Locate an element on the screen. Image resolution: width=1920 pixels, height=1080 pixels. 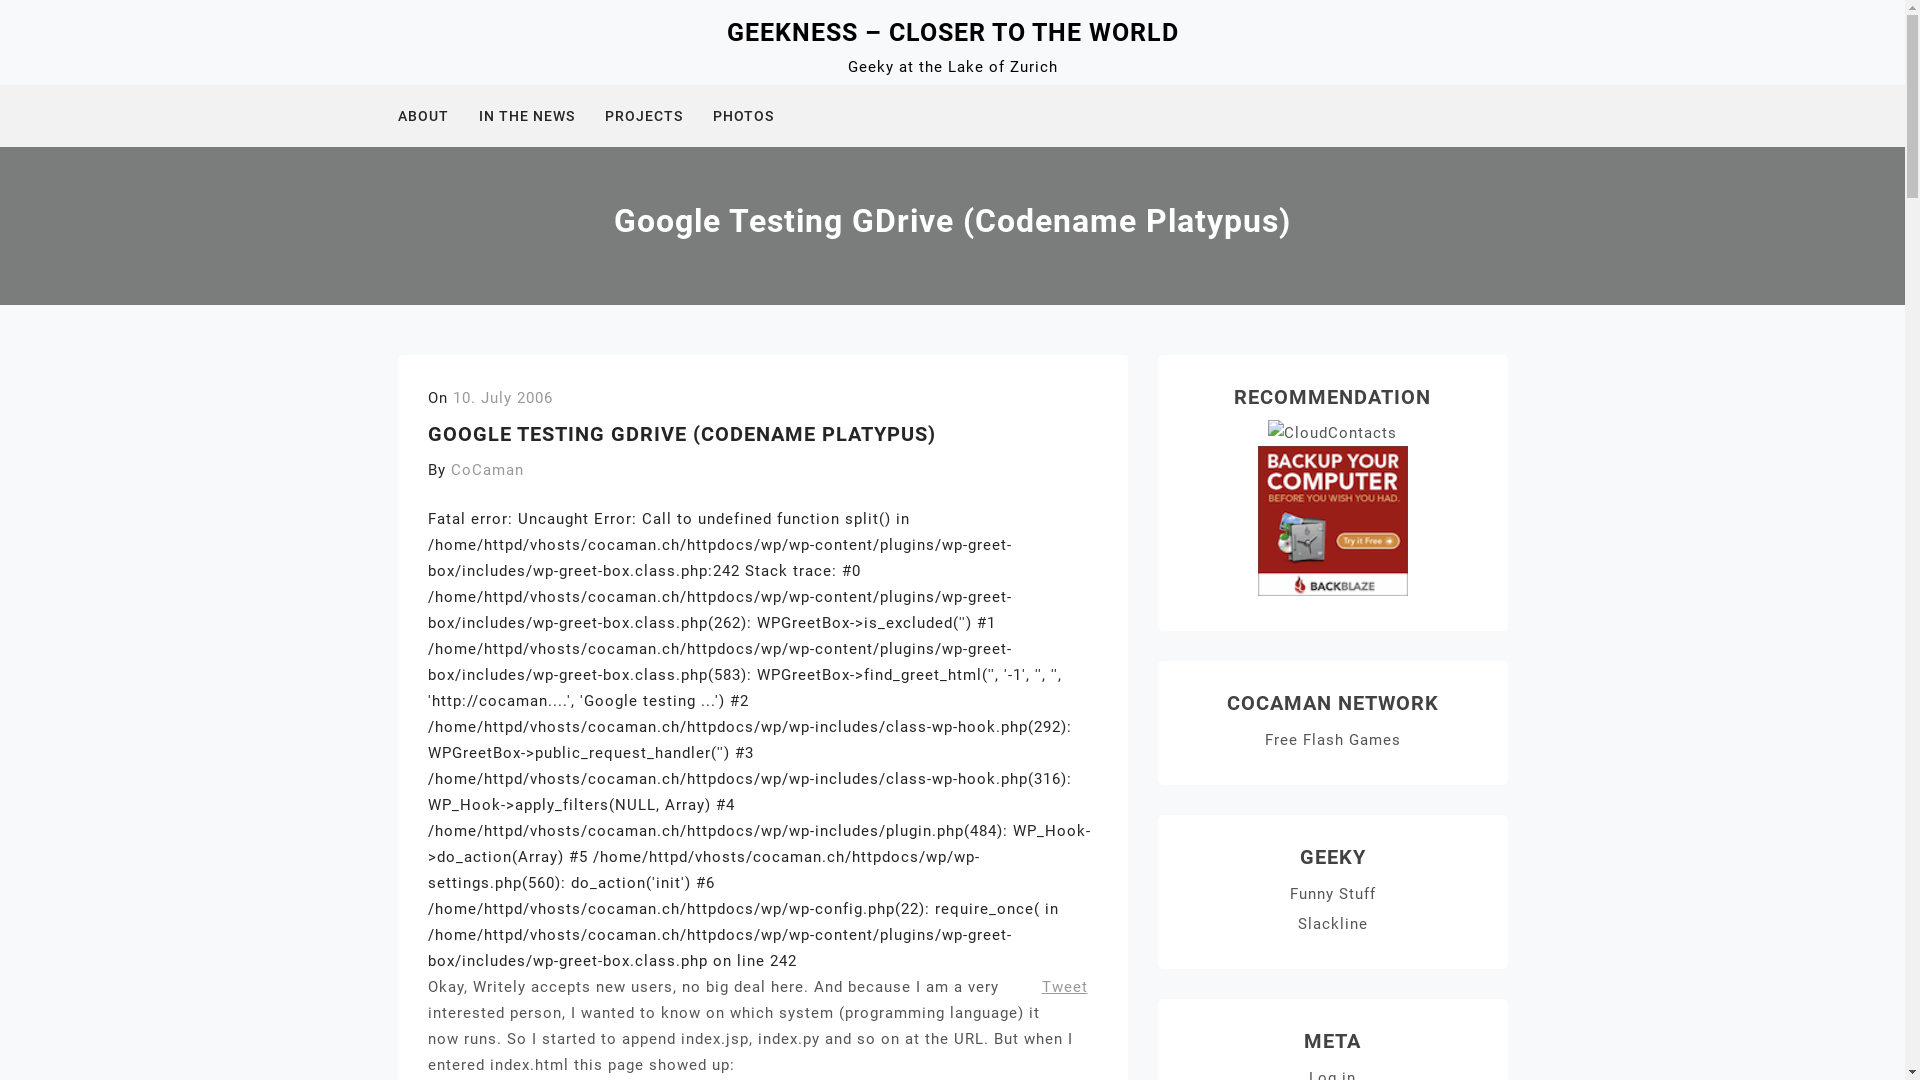
'Funny Stuff' is located at coordinates (1333, 893).